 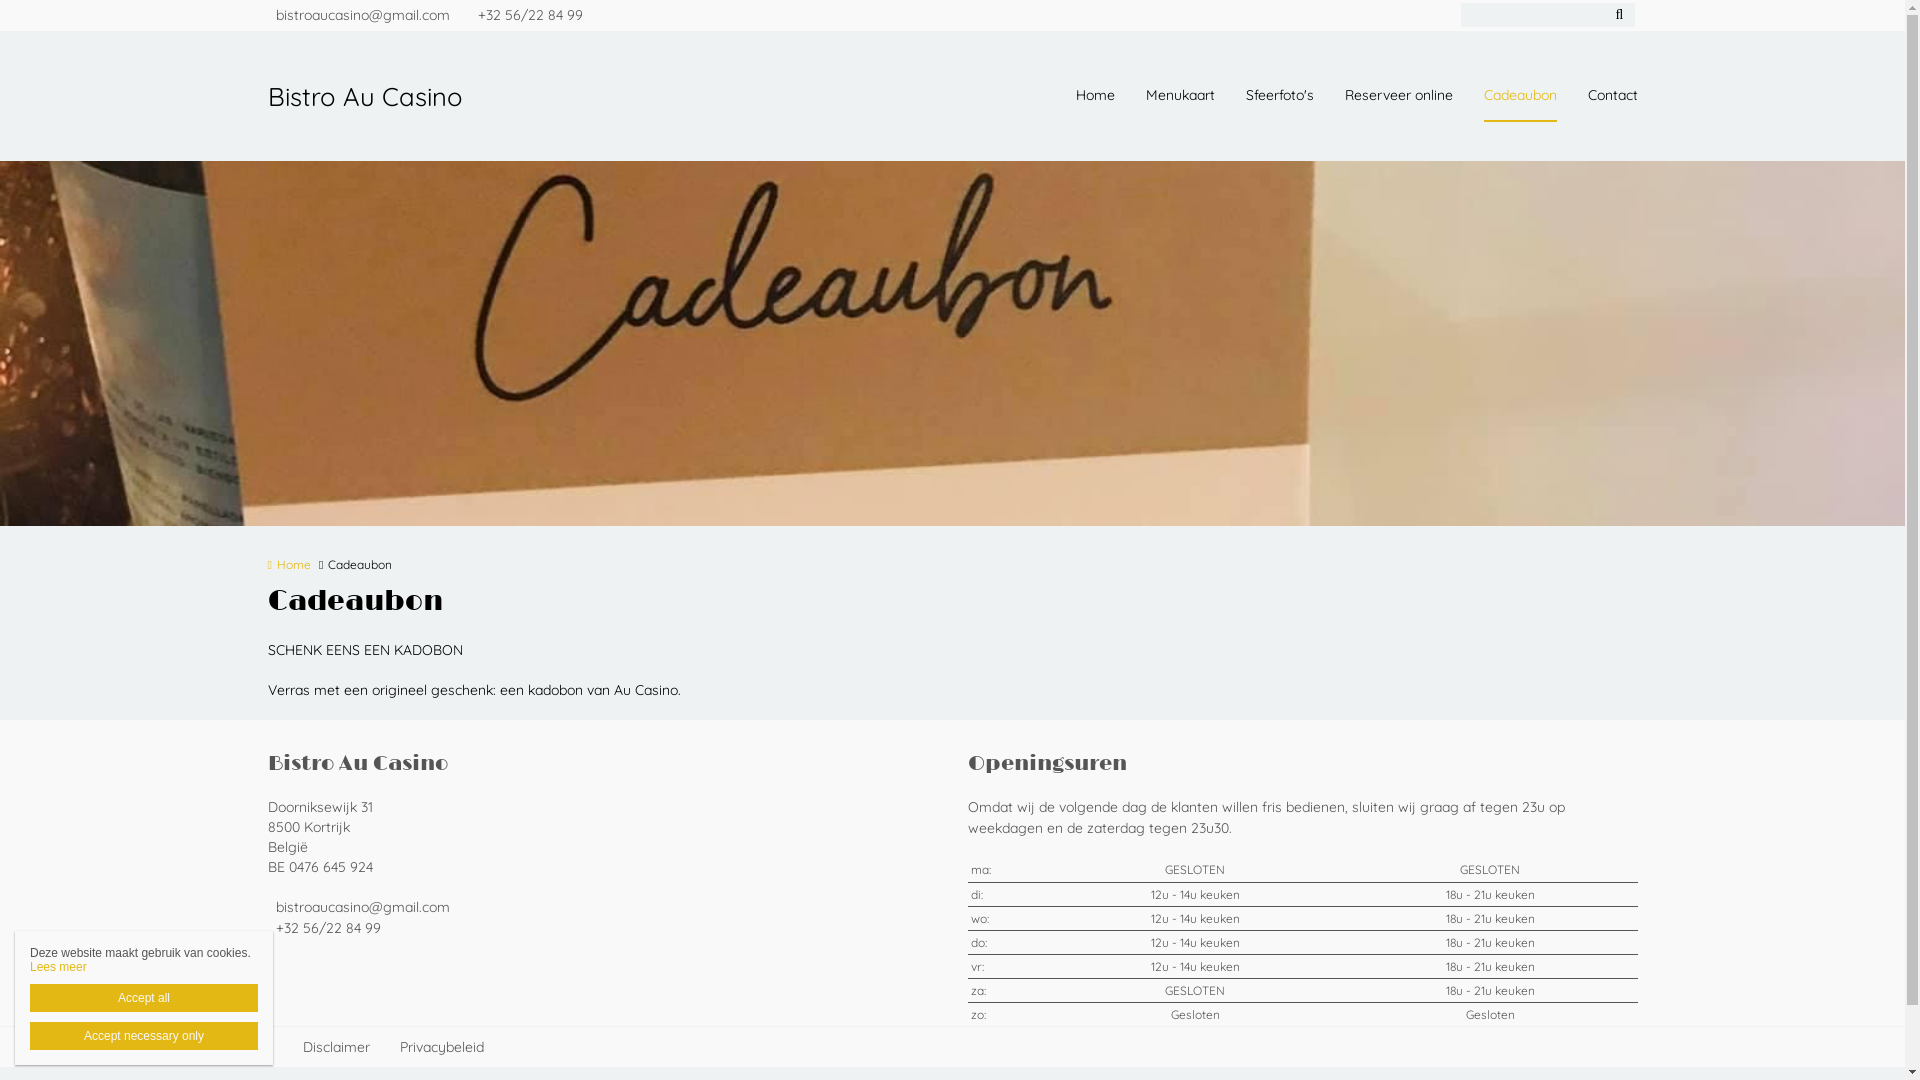 I want to click on 'Reserveer online', so click(x=1396, y=96).